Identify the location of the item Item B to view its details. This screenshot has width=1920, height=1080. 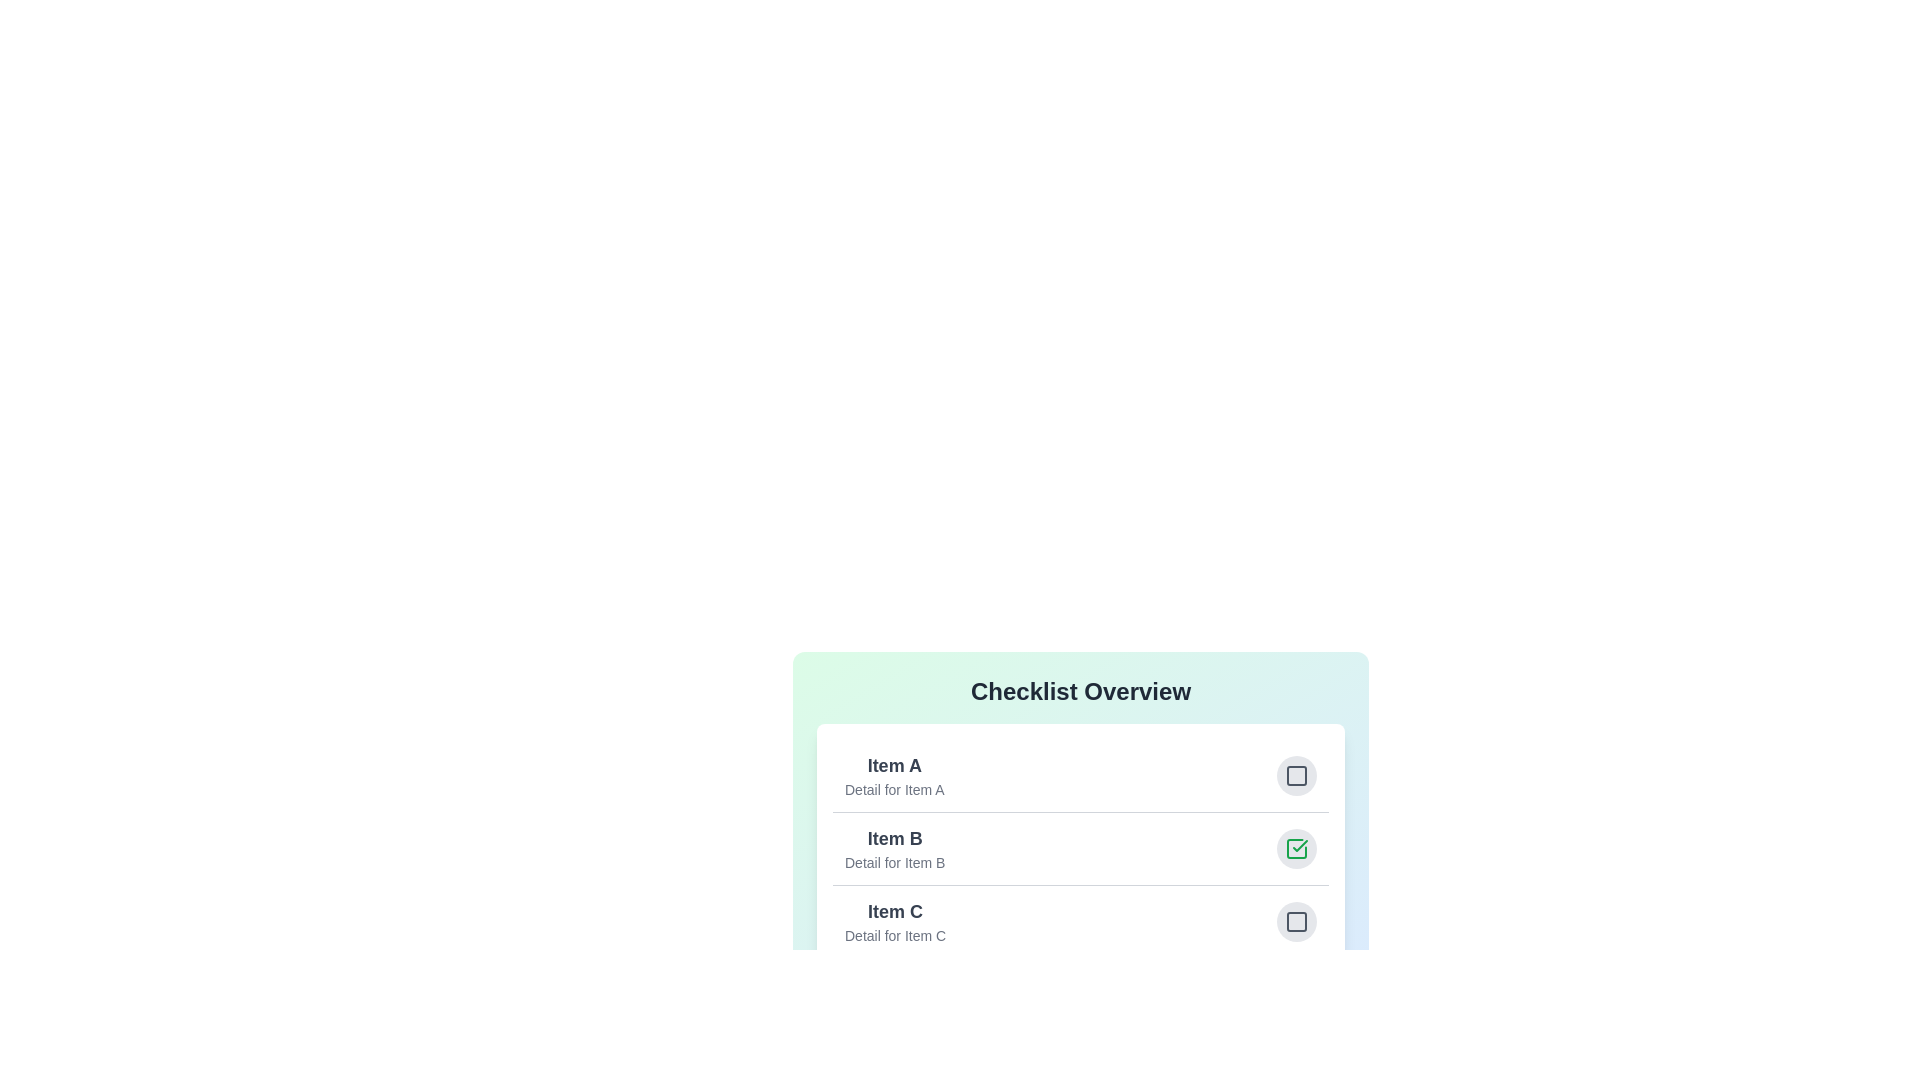
(1079, 848).